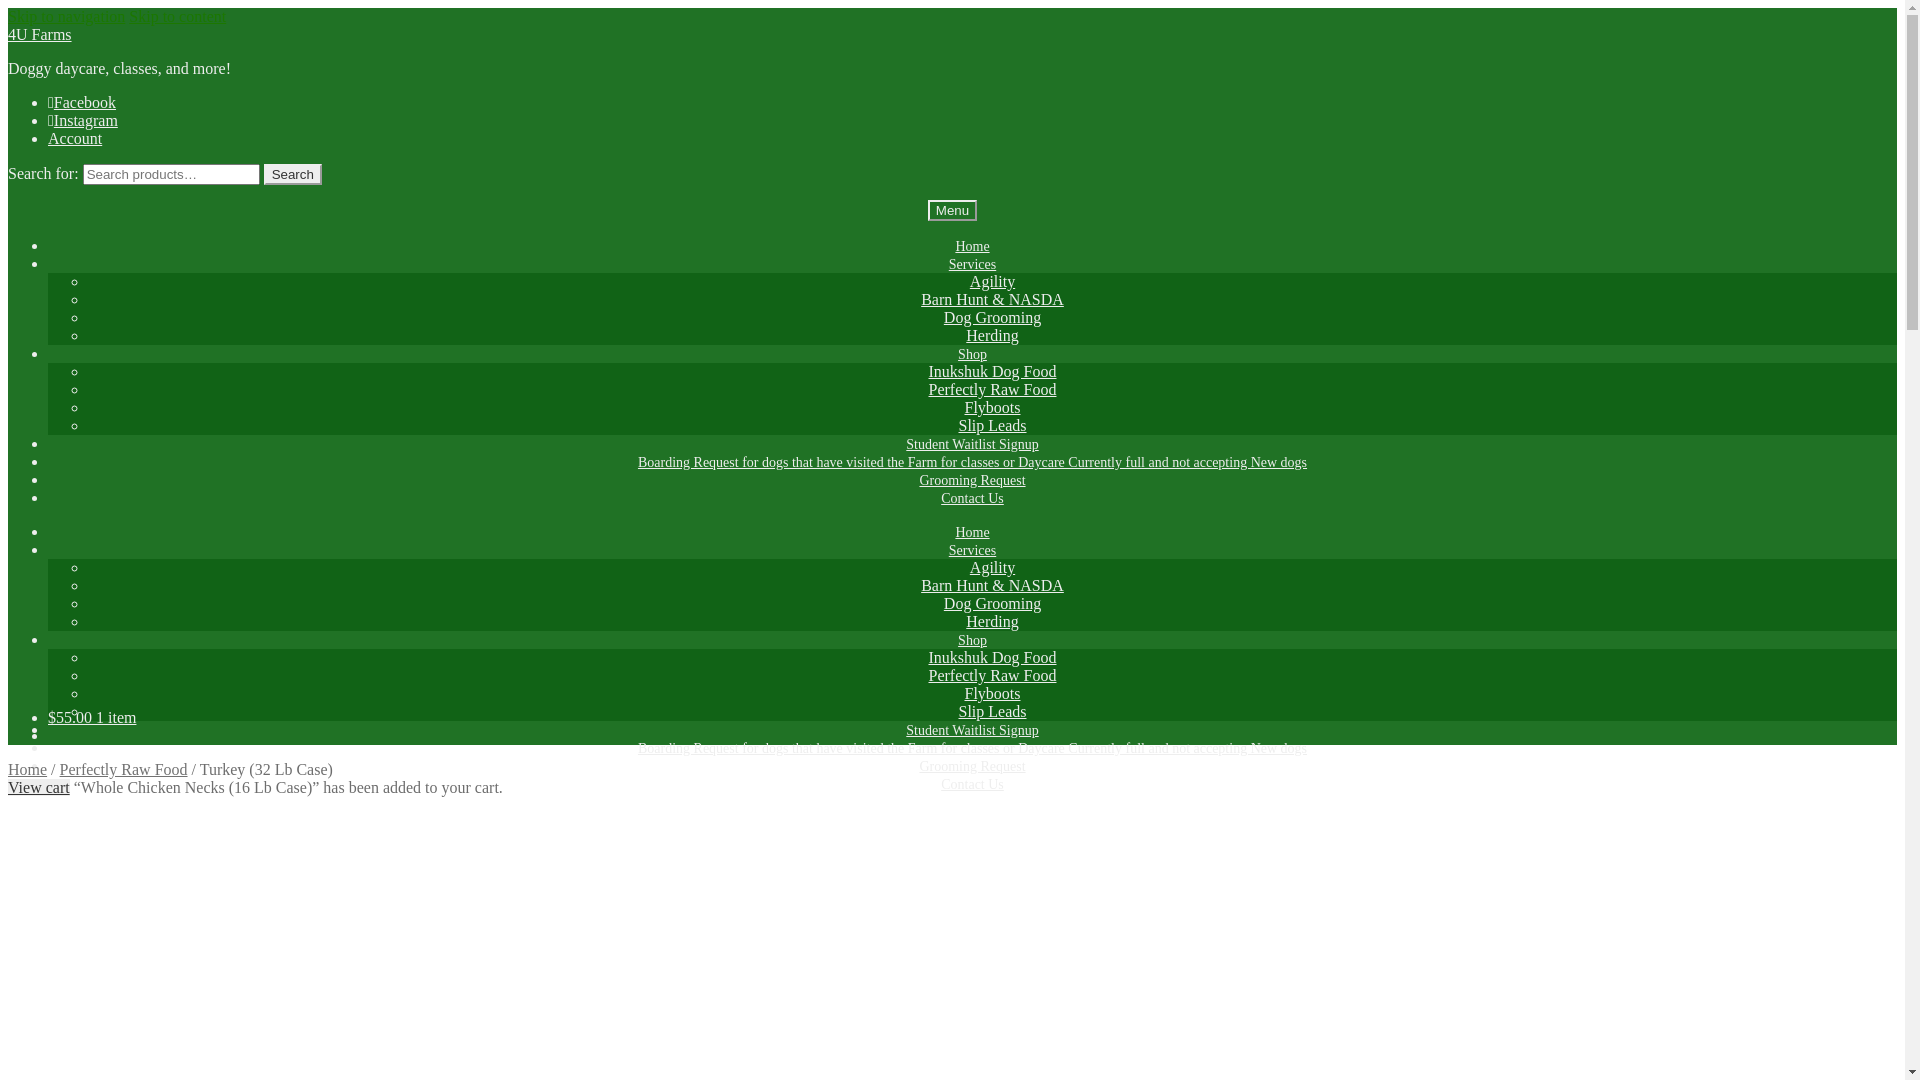  Describe the element at coordinates (75, 137) in the screenshot. I see `'Account'` at that location.